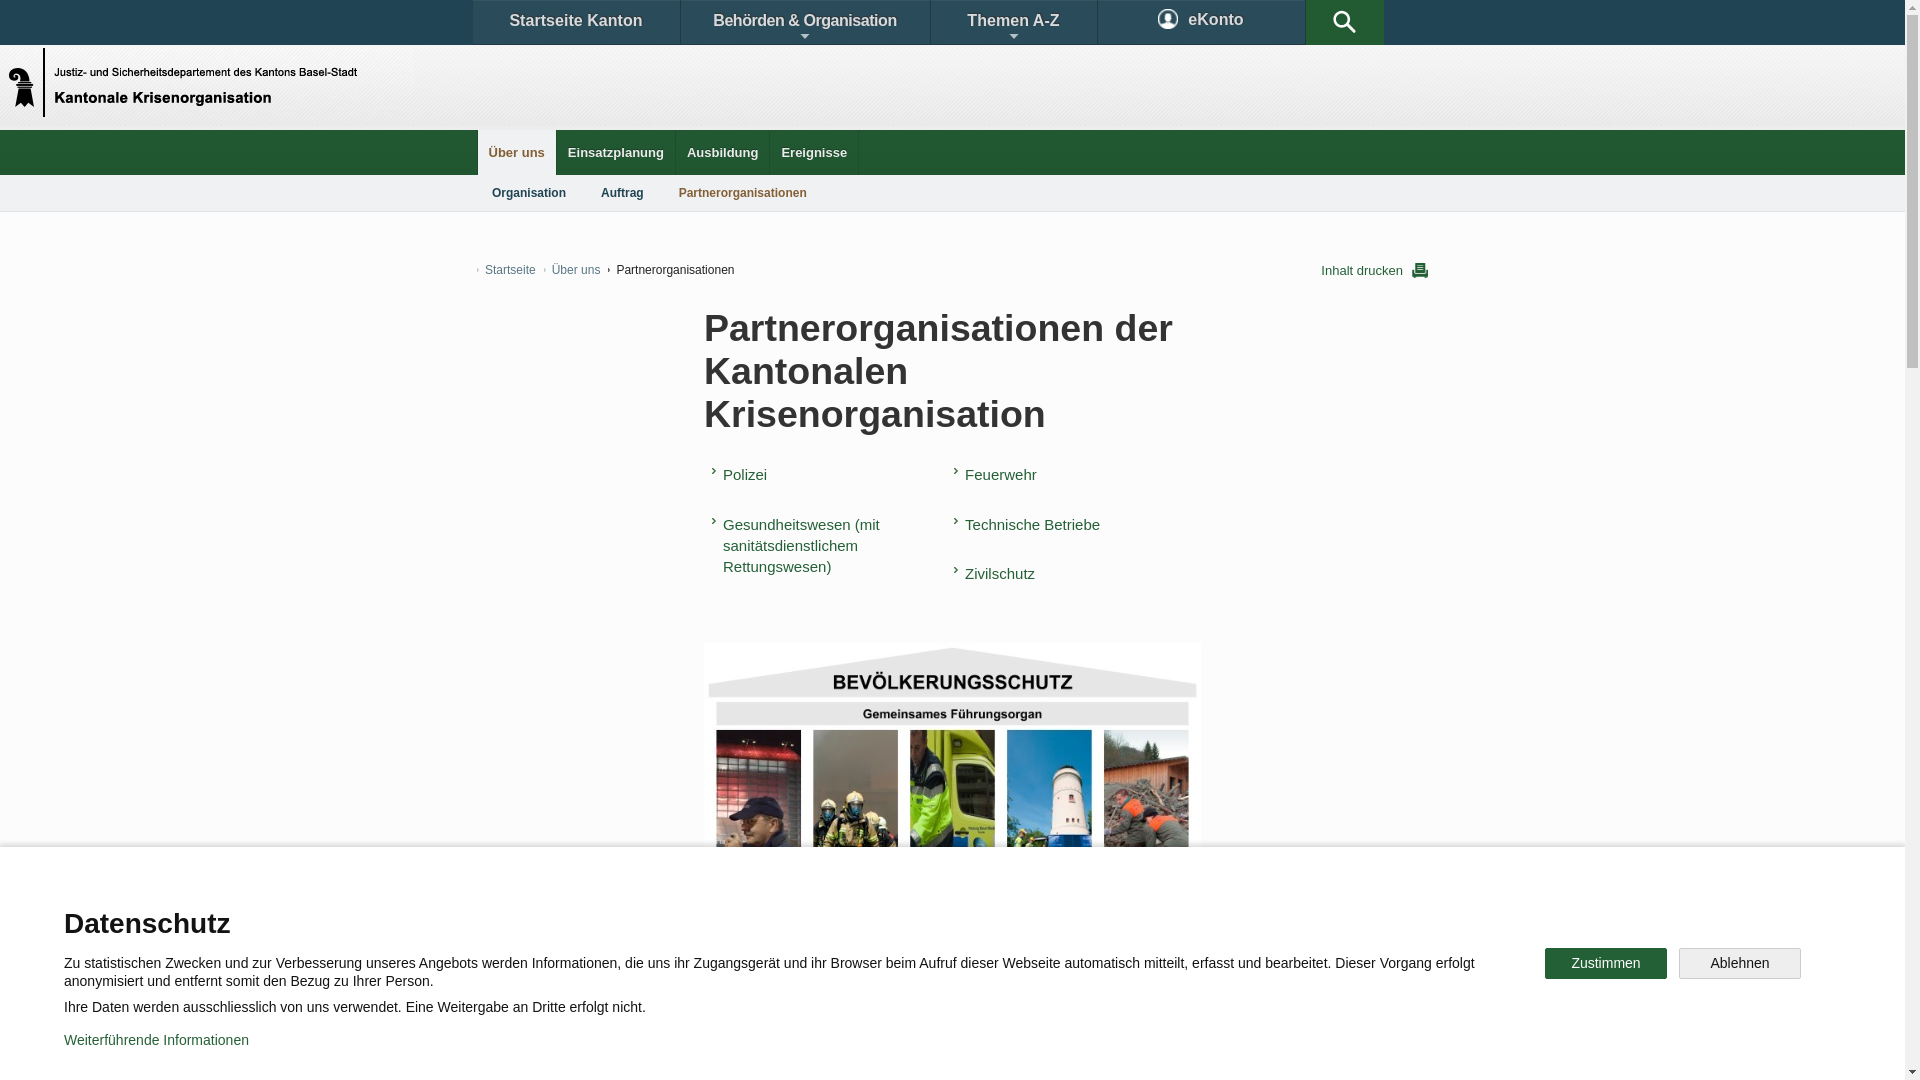 The height and width of the screenshot is (1080, 1920). What do you see at coordinates (999, 573) in the screenshot?
I see `'Zivilschutz'` at bounding box center [999, 573].